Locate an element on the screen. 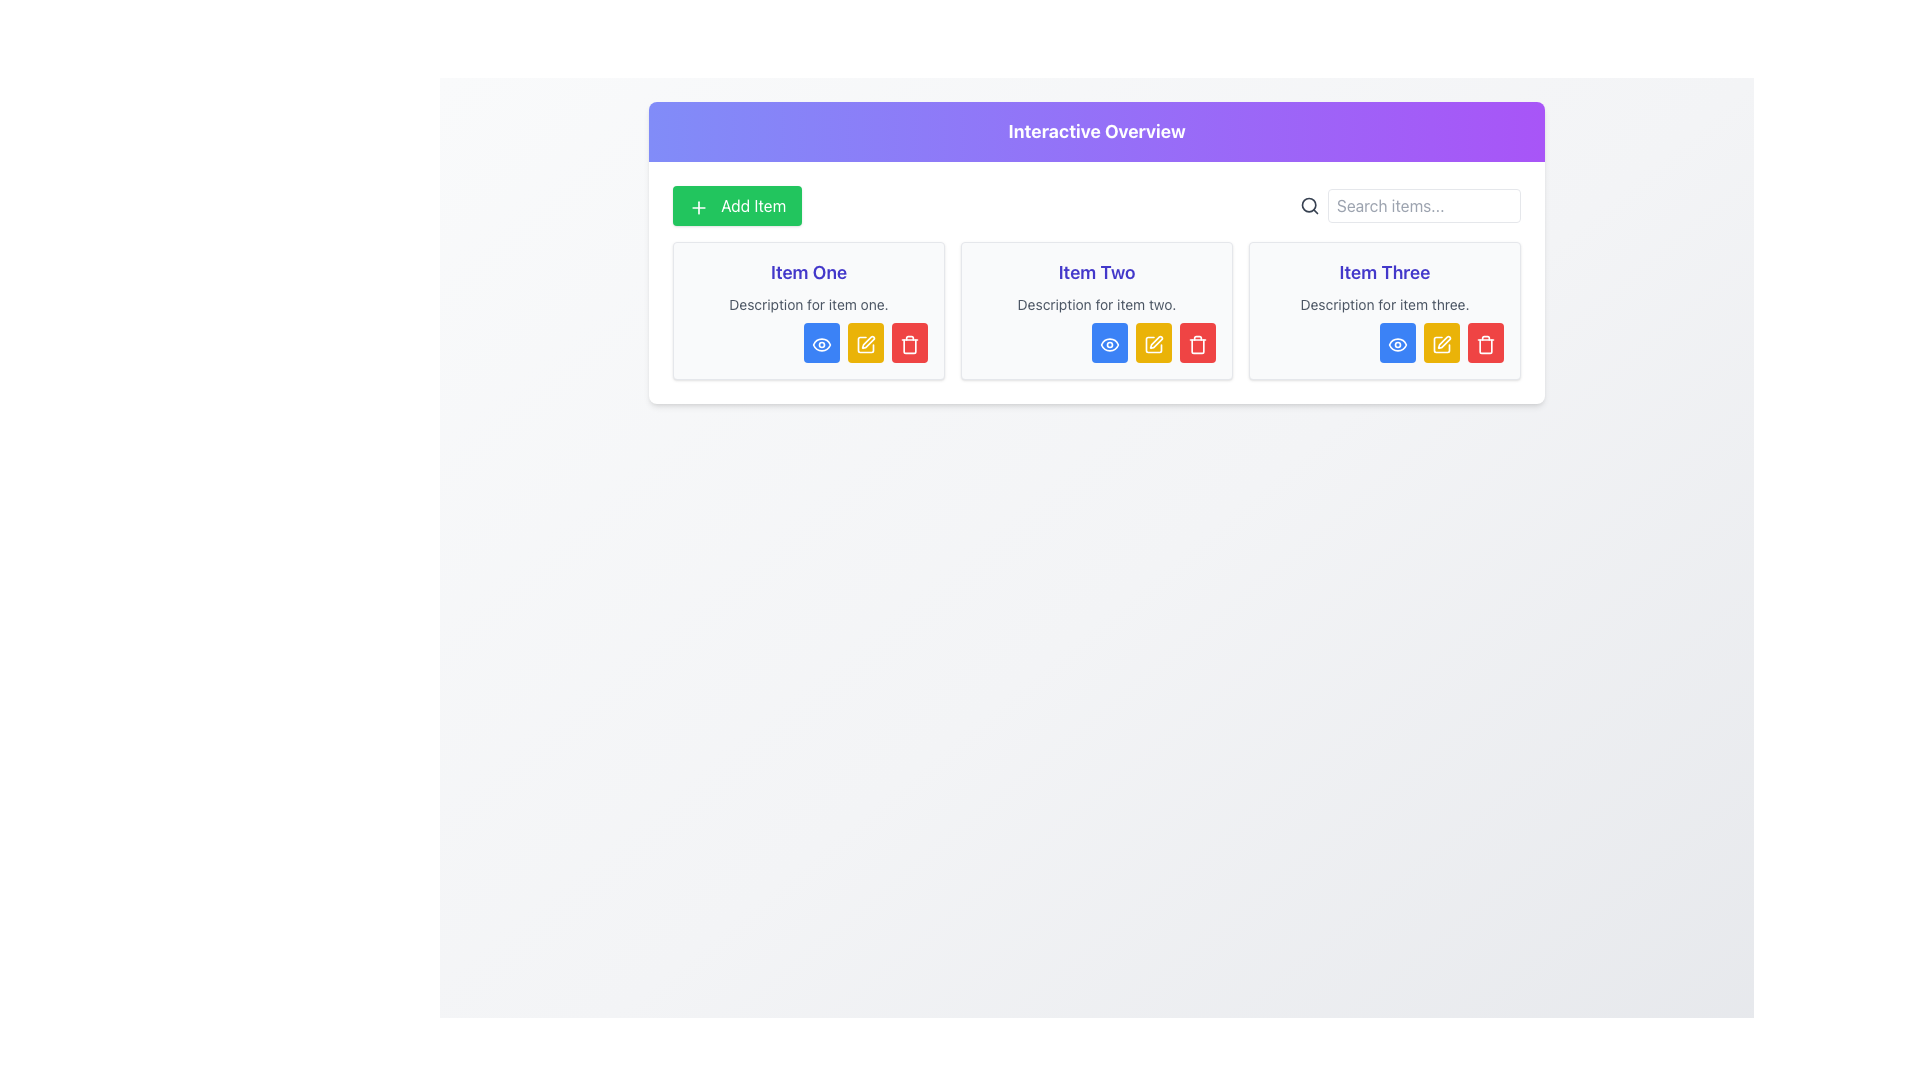 The width and height of the screenshot is (1920, 1080). the central portion of the trash bin icon in the lower-right corner of the 'Item Two' card is located at coordinates (909, 345).